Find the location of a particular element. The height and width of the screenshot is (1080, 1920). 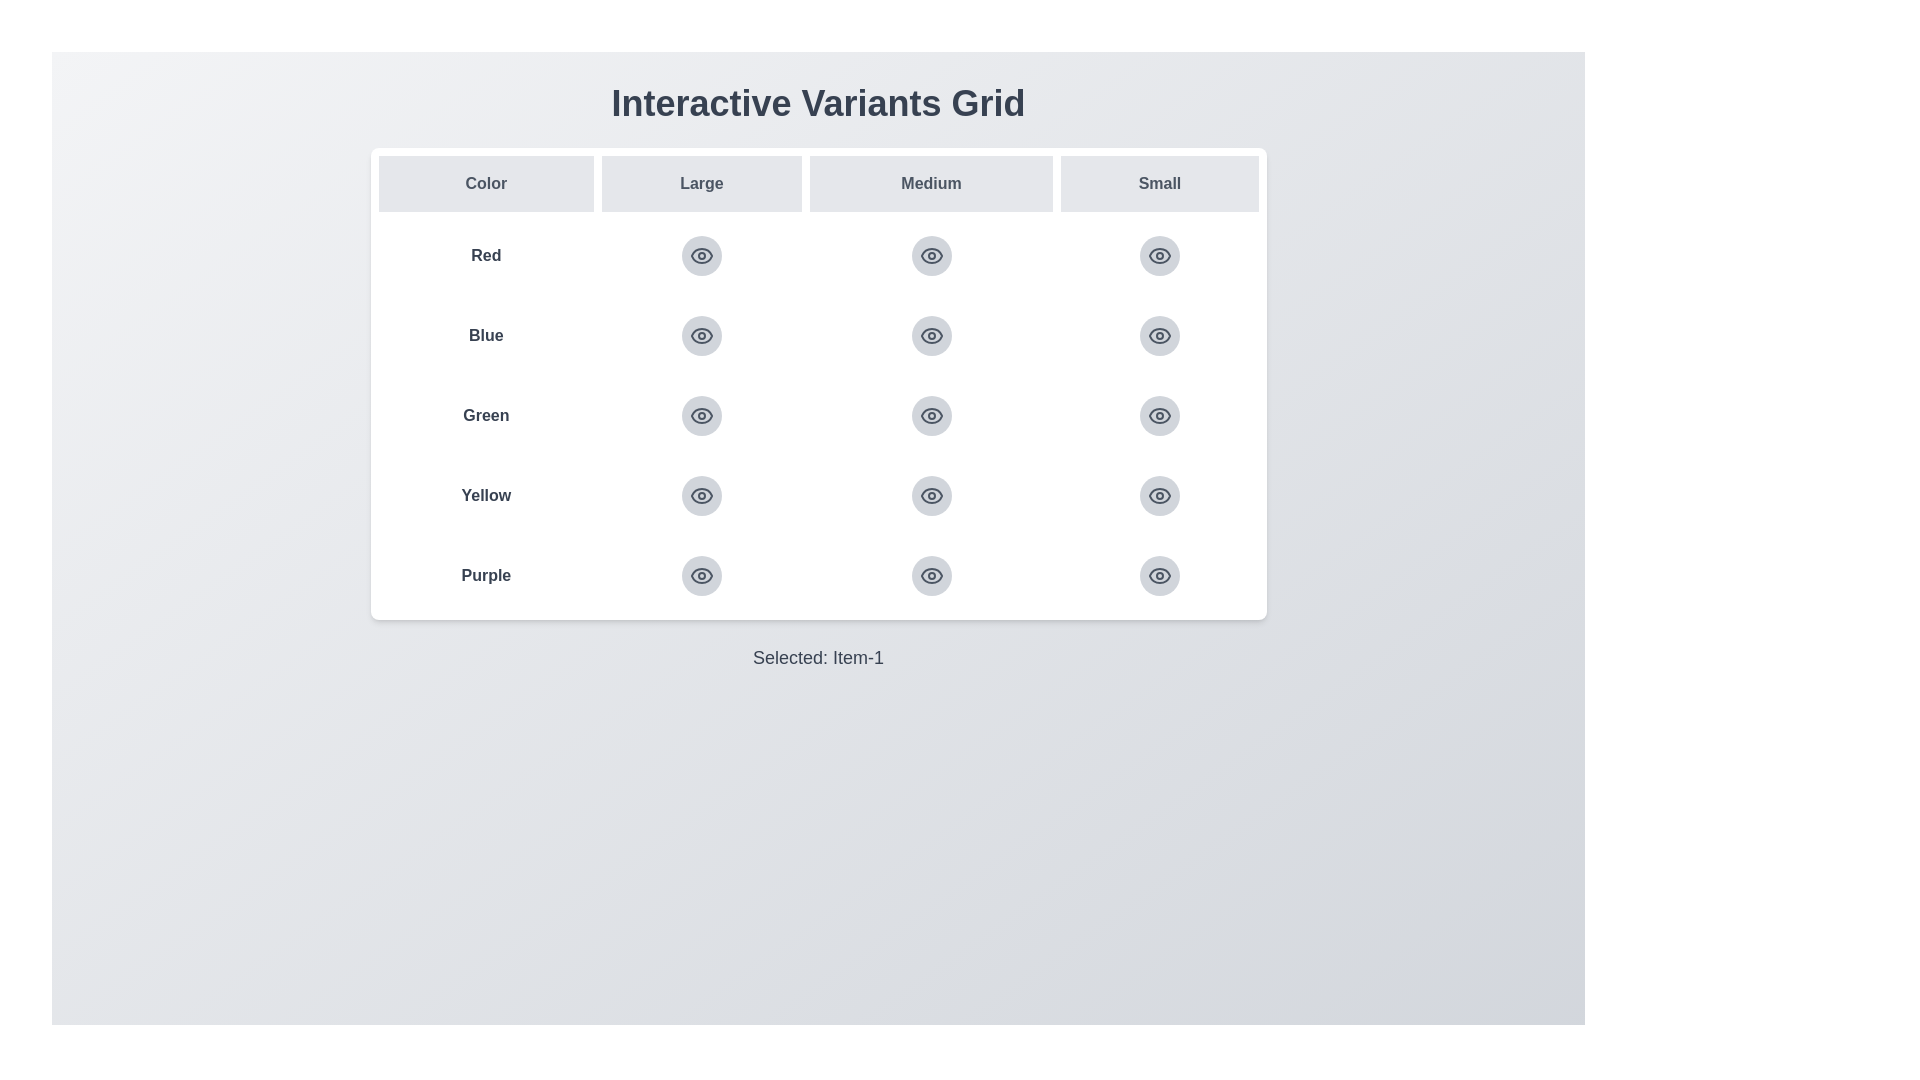

the individual grid items within the Interactive Variants Grid, which contains circular icons for different categories and sizes is located at coordinates (818, 384).